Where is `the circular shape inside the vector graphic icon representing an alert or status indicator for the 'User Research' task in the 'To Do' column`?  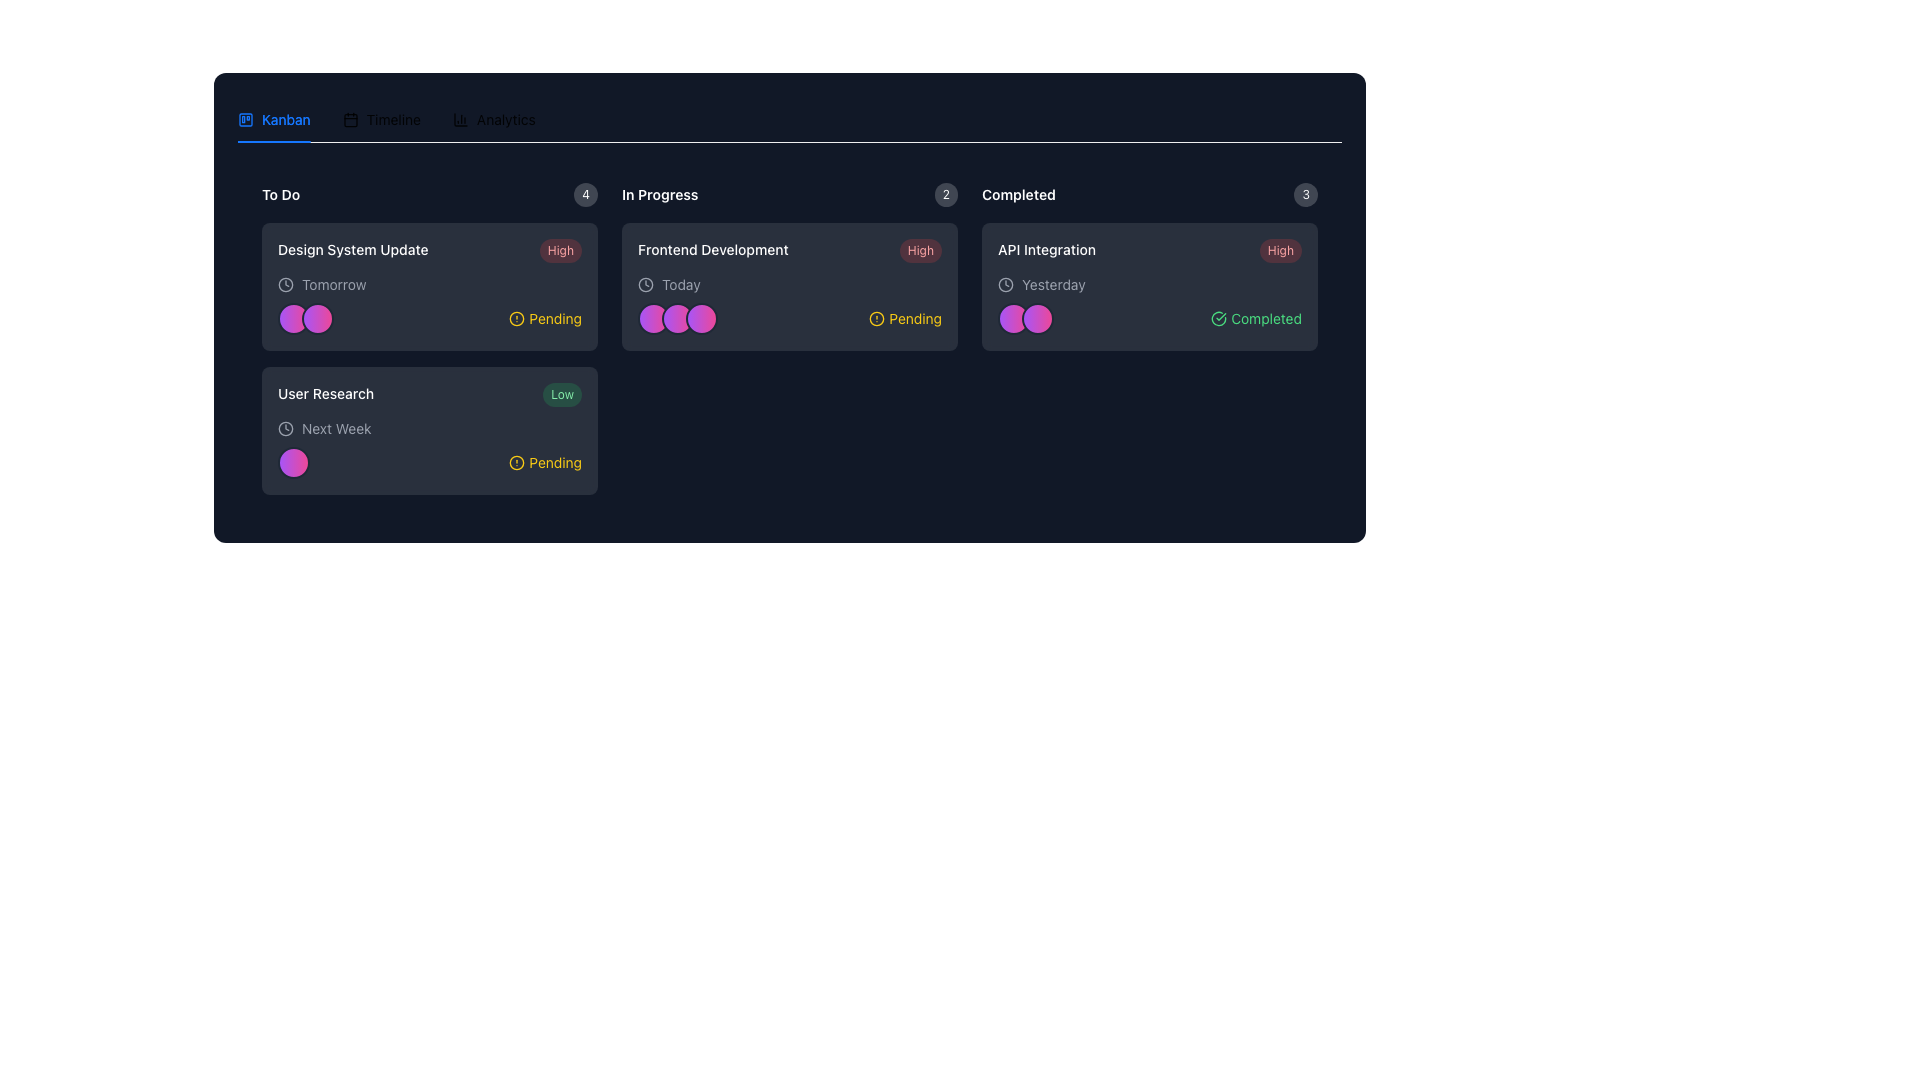
the circular shape inside the vector graphic icon representing an alert or status indicator for the 'User Research' task in the 'To Do' column is located at coordinates (517, 462).